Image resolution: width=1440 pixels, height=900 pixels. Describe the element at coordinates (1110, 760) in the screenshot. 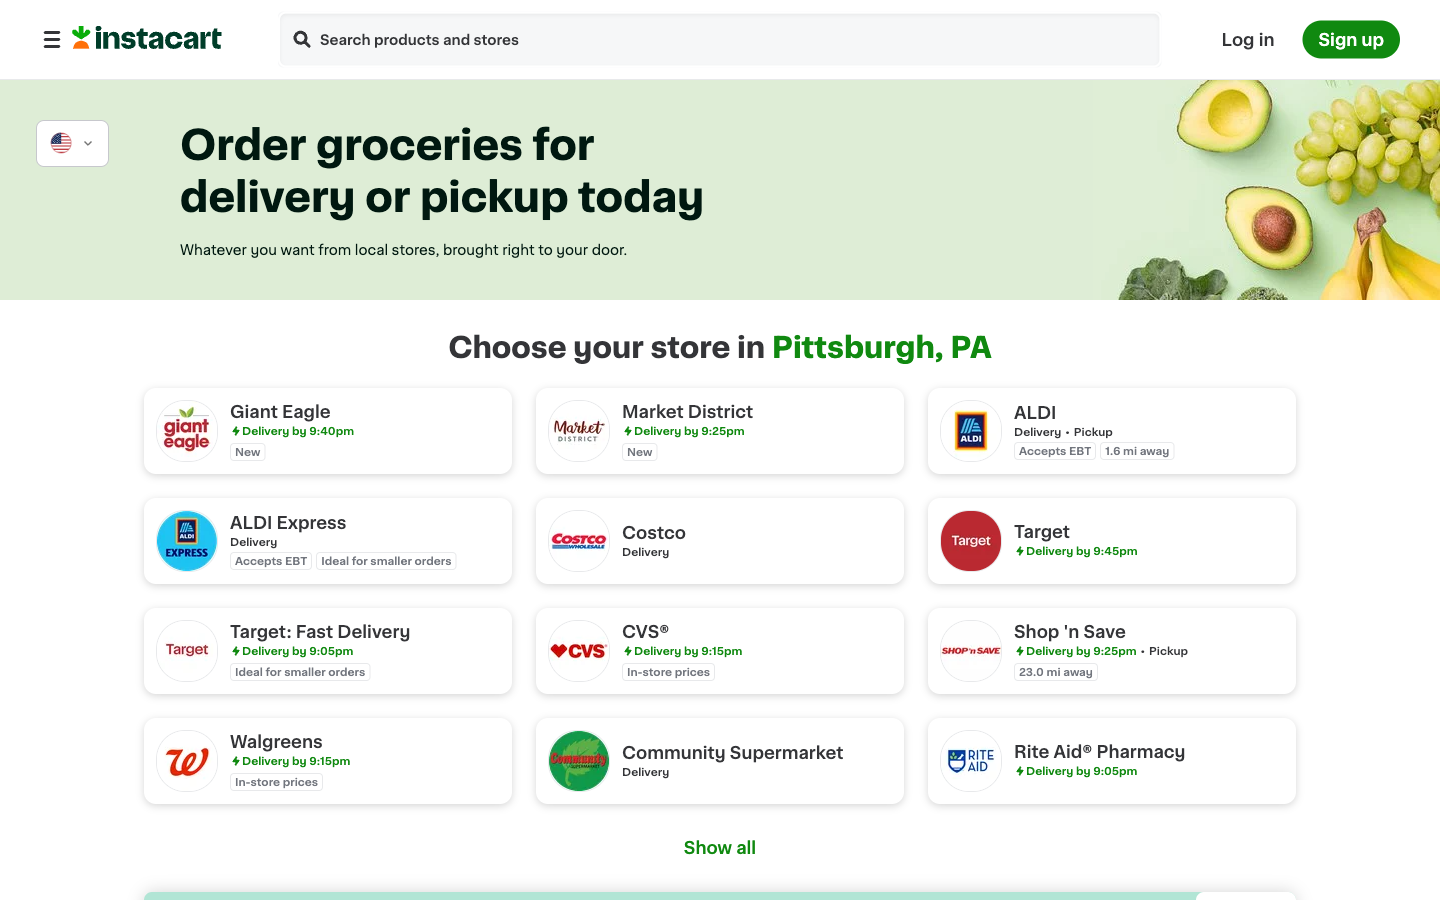

I see `Check the Rite Aid Pharmacy page for medicines` at that location.